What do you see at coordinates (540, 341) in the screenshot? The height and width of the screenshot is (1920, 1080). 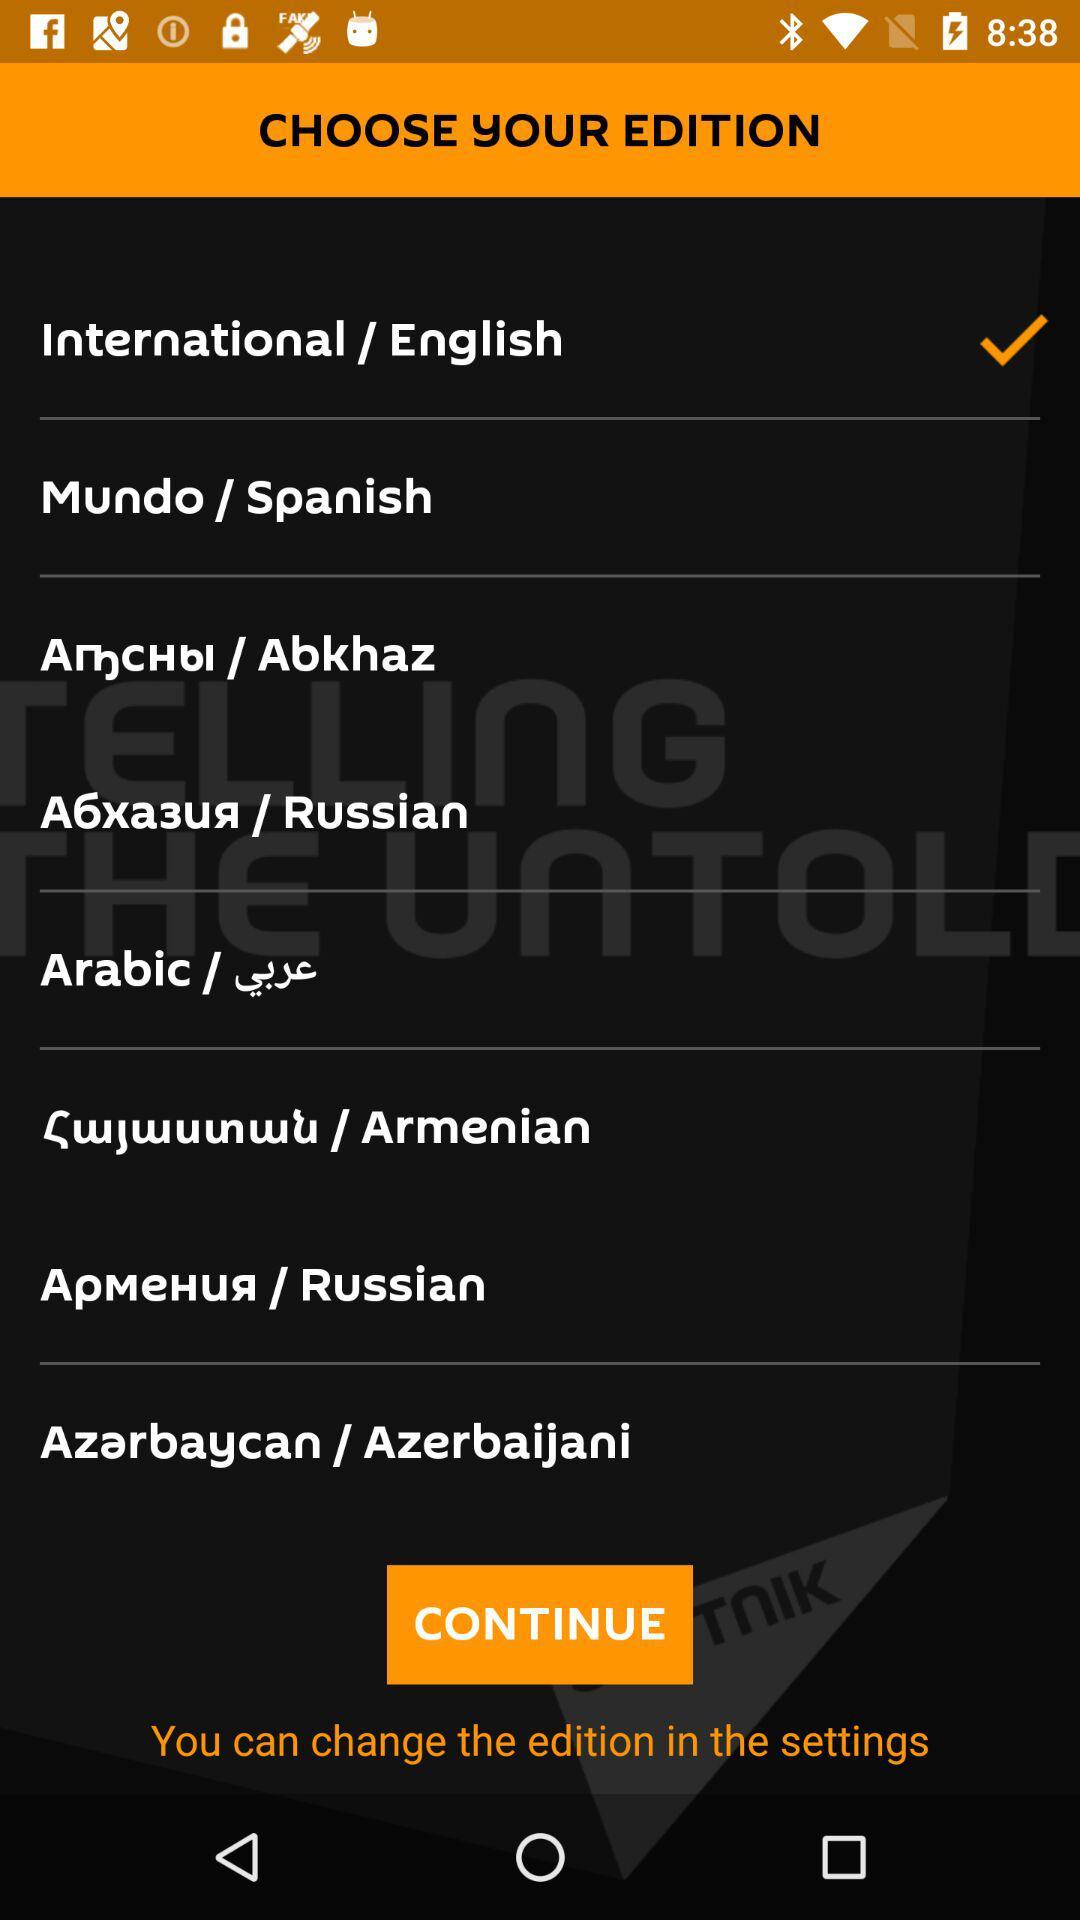 I see `international / english app` at bounding box center [540, 341].